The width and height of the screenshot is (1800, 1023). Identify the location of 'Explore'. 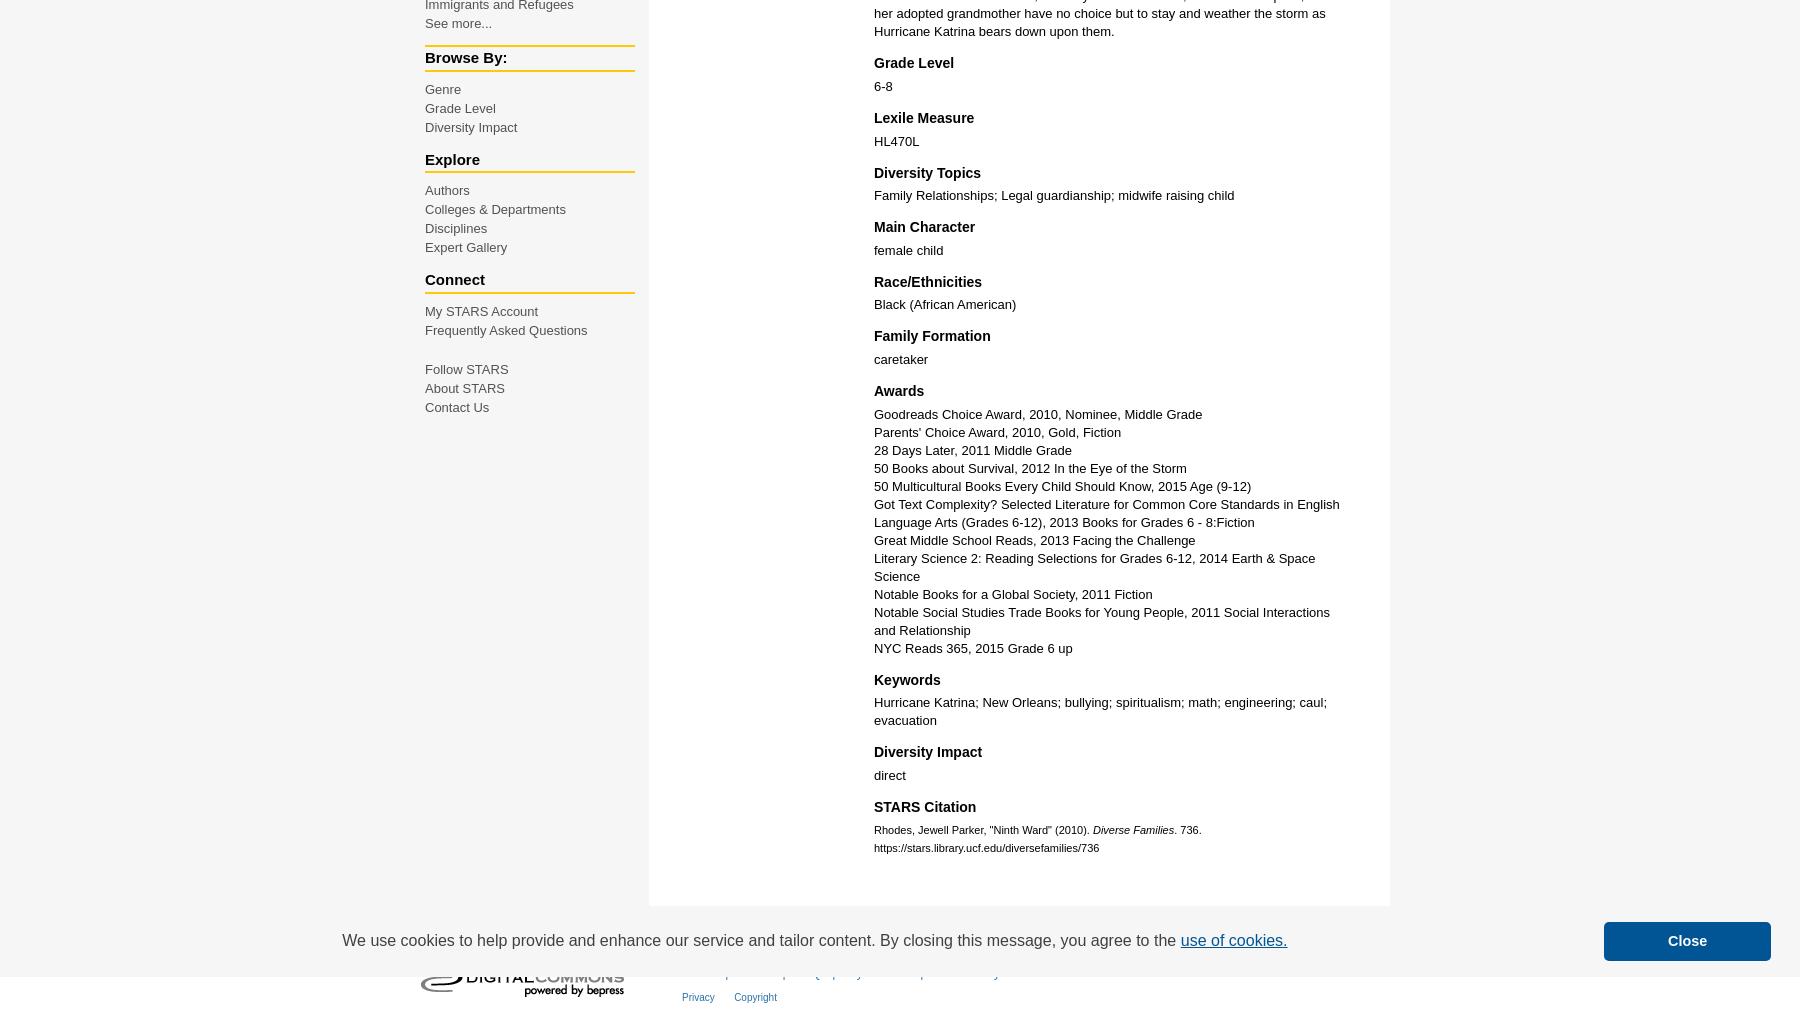
(451, 158).